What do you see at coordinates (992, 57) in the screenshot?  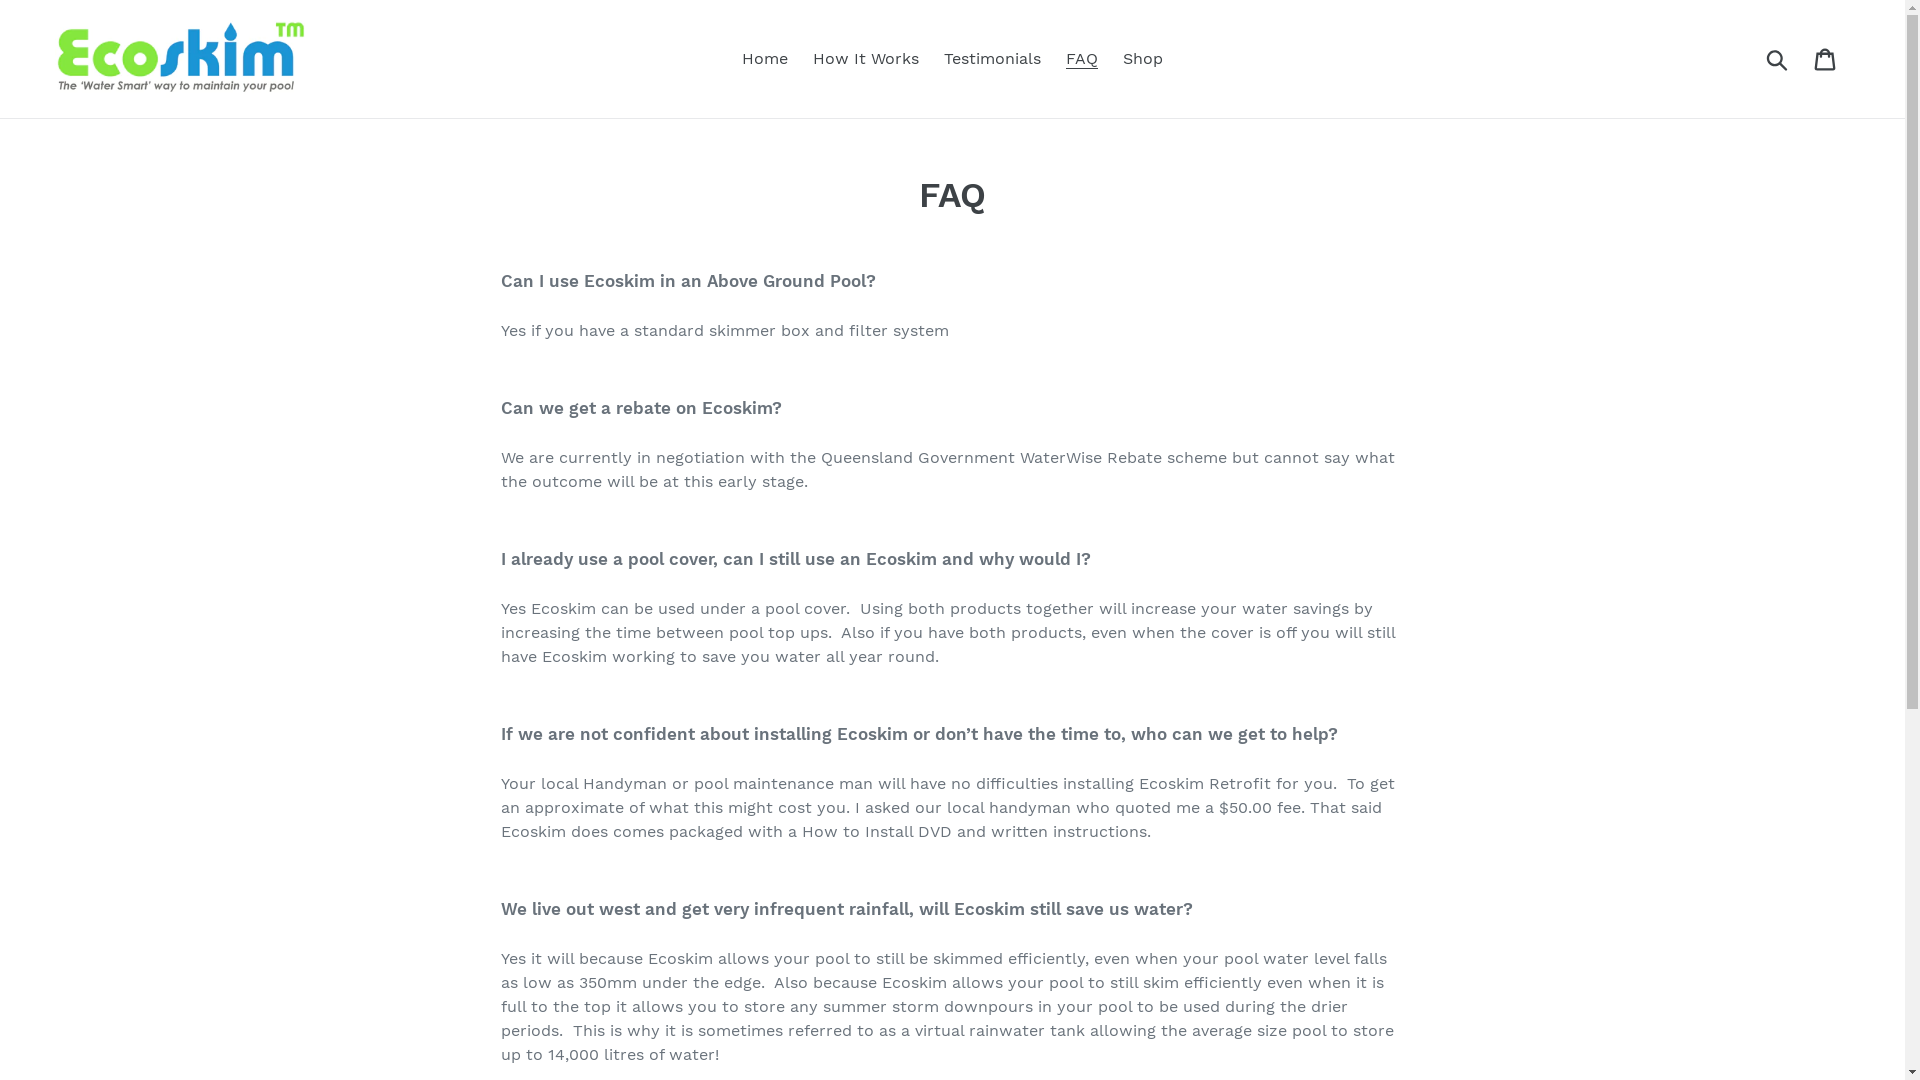 I see `'Testimonials'` at bounding box center [992, 57].